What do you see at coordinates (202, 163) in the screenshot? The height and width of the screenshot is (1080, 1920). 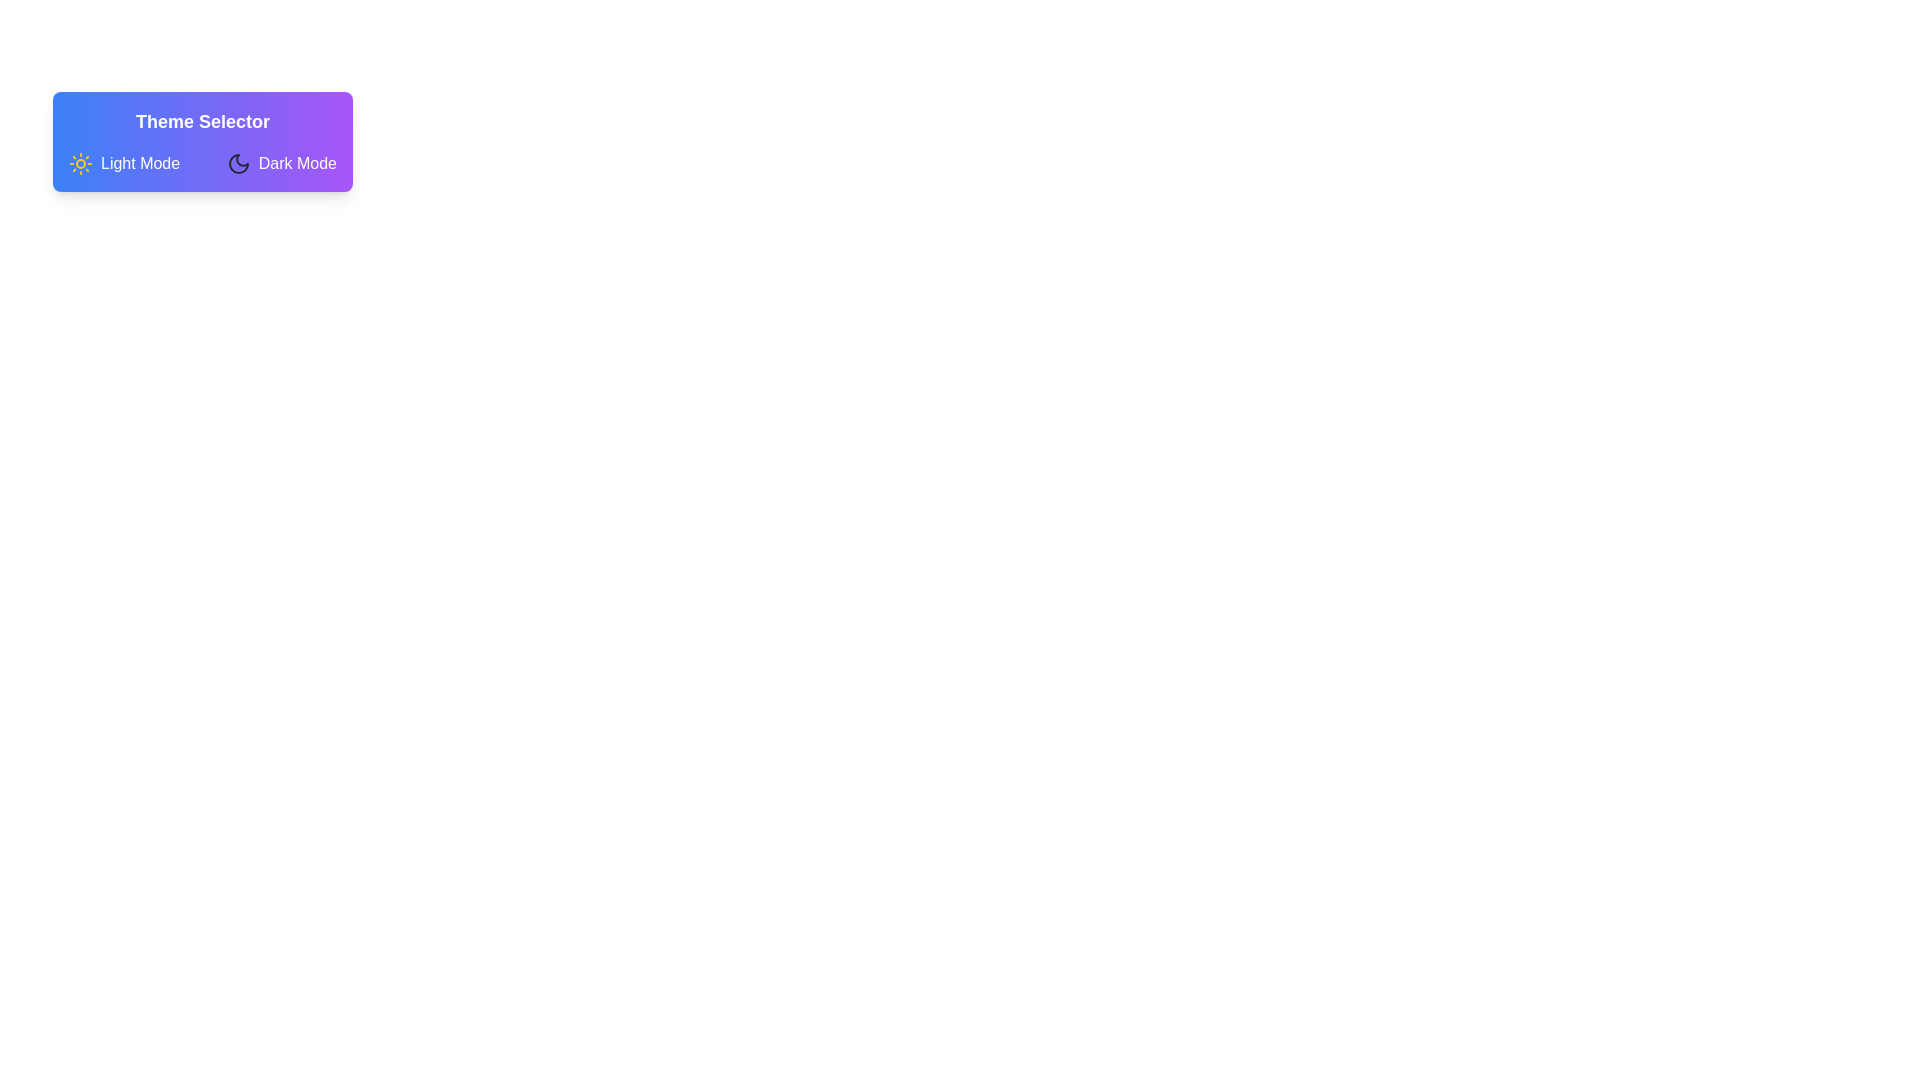 I see `the Combined toggle switch located between the 'Light Mode' and 'Dark Mode' labels to change the theme` at bounding box center [202, 163].